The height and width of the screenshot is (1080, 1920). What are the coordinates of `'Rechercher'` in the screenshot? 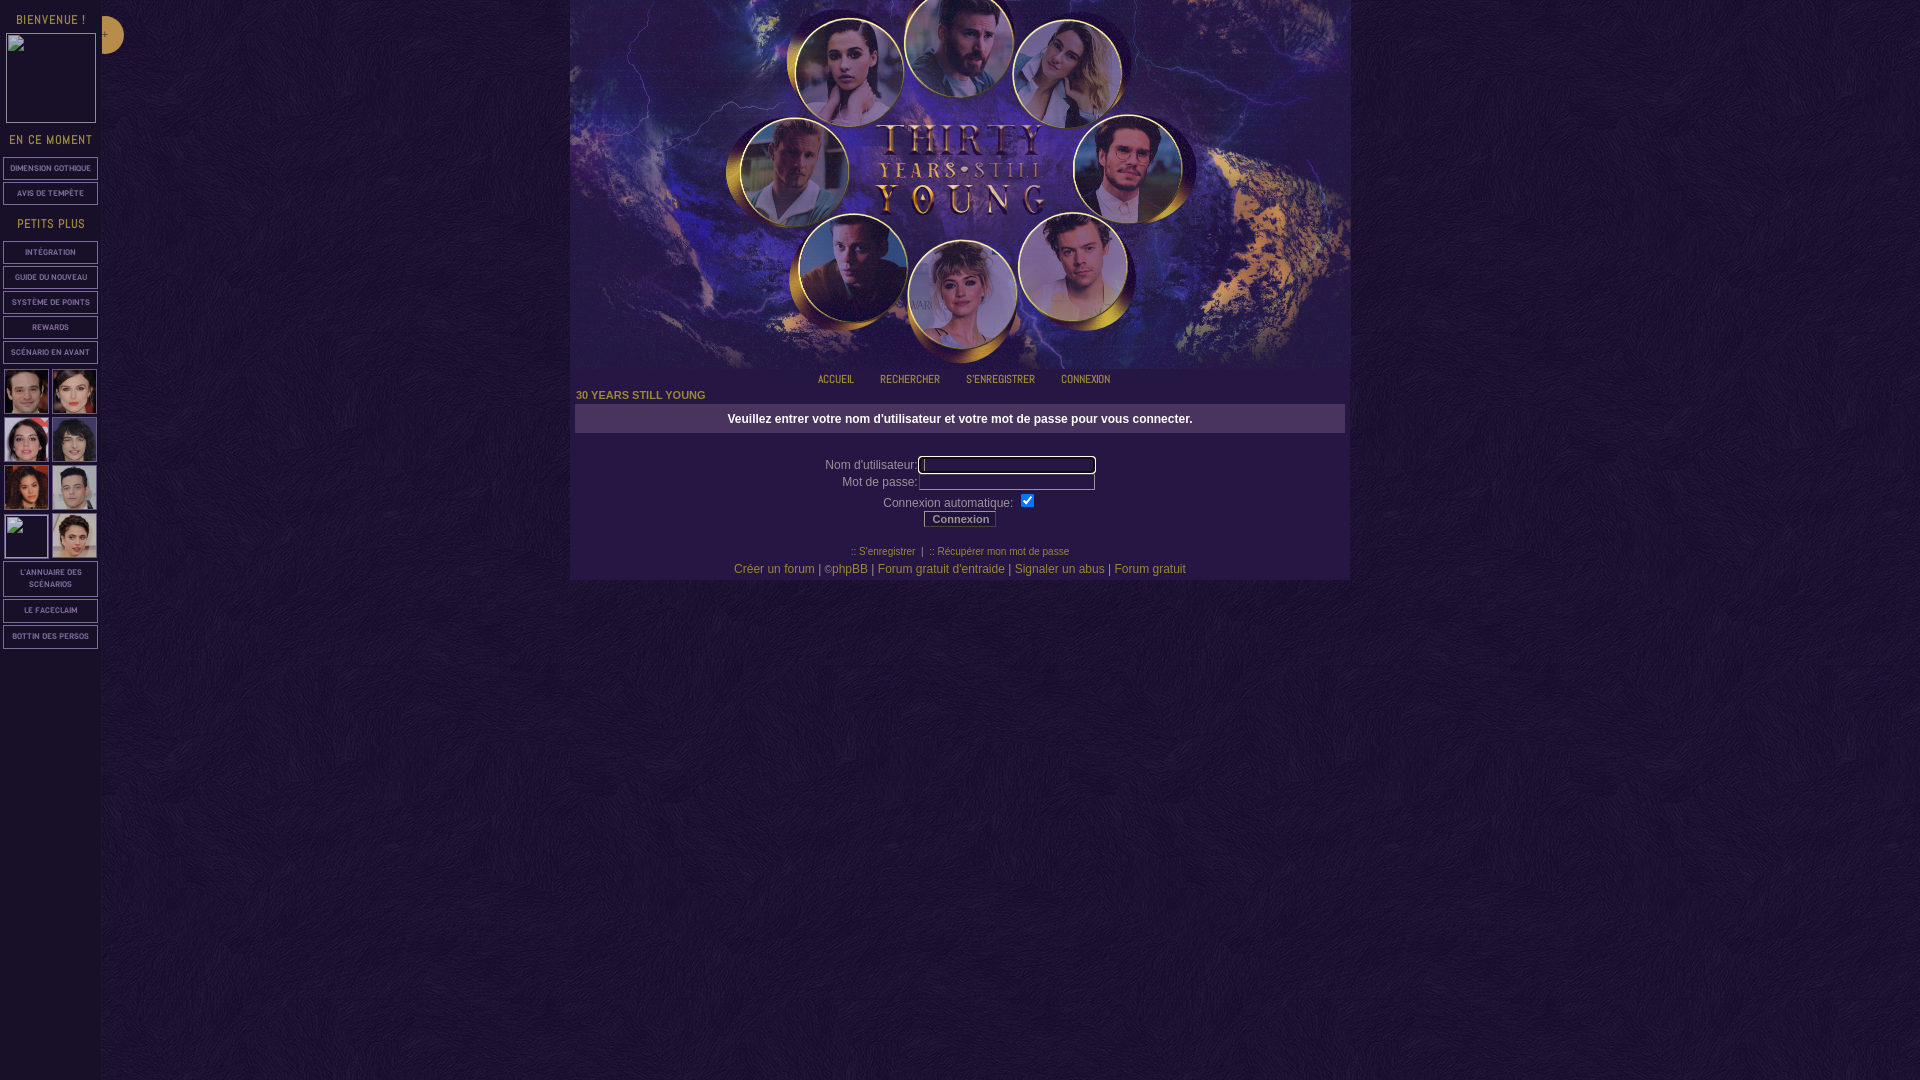 It's located at (871, 376).